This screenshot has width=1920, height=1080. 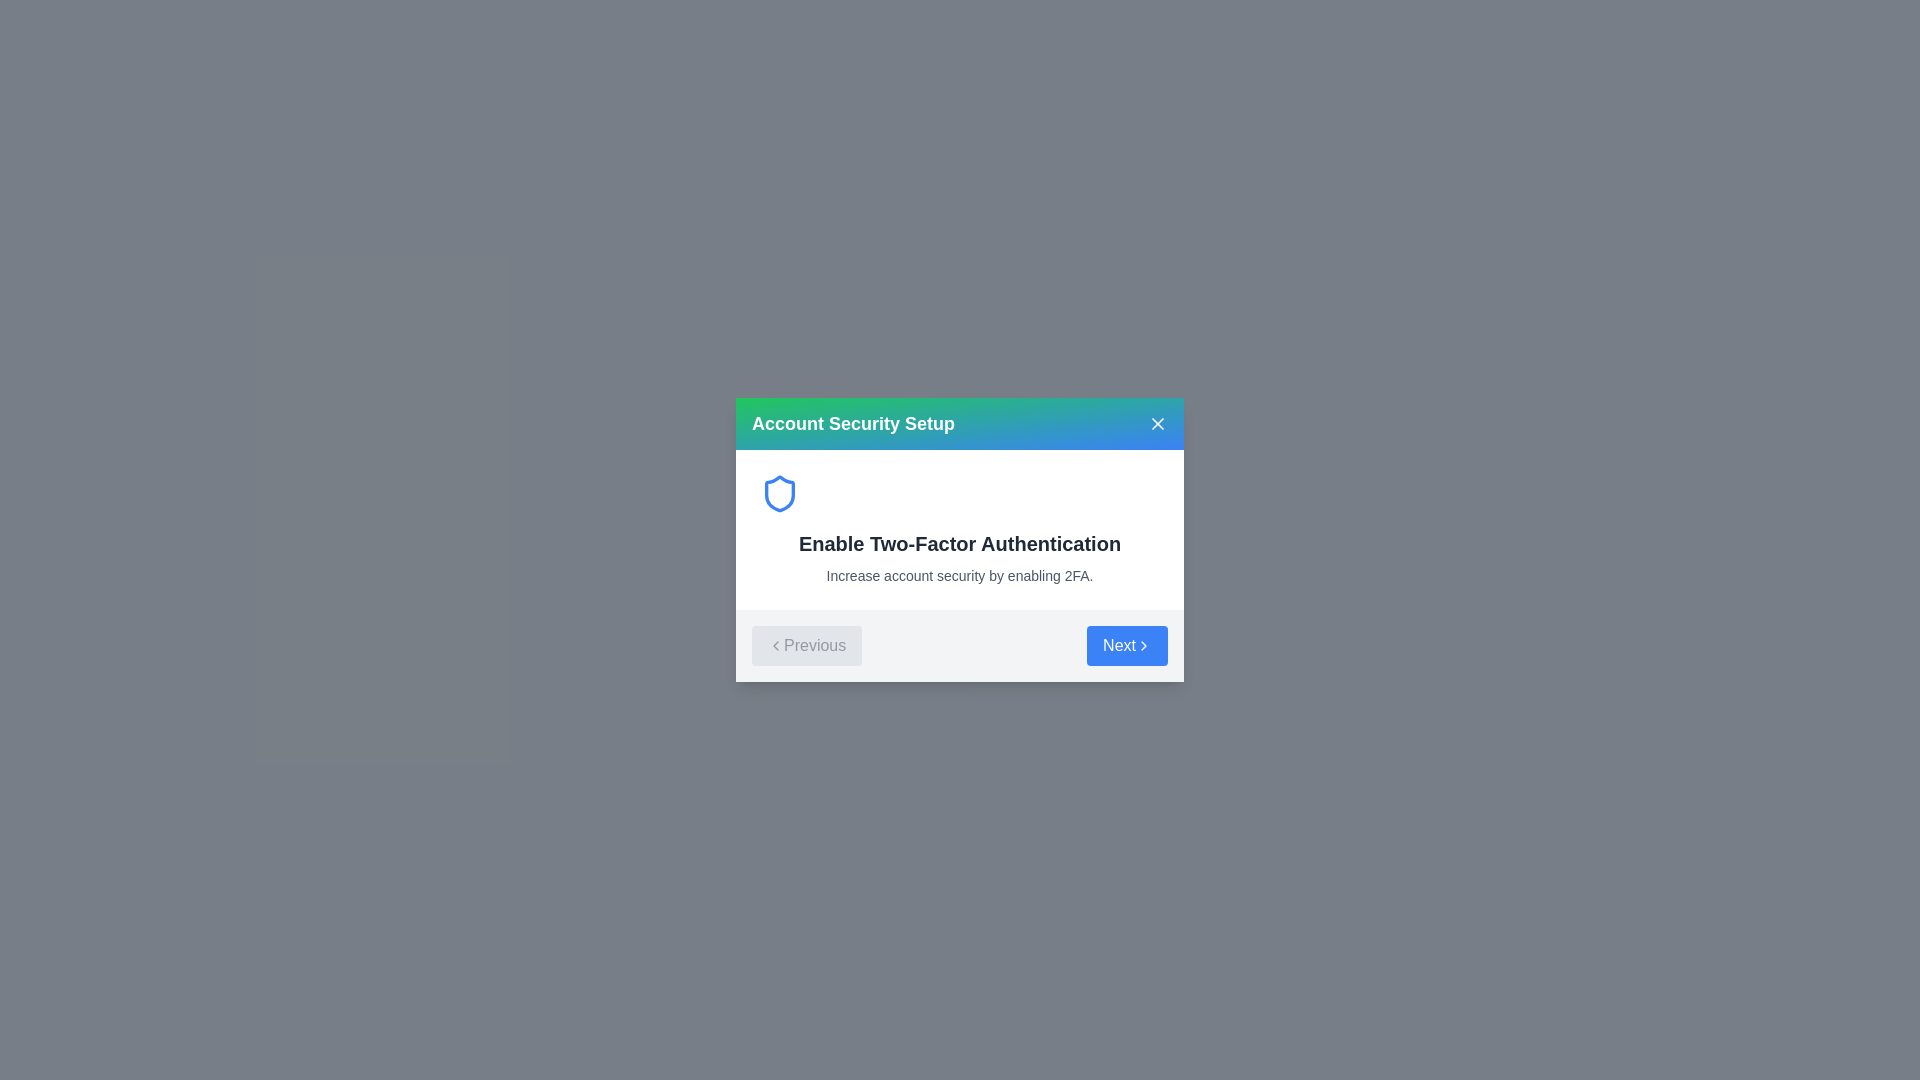 What do you see at coordinates (1157, 423) in the screenshot?
I see `the close icon represented by a diagonal cross ('X') located at the top-right corner of the modal dialog box` at bounding box center [1157, 423].